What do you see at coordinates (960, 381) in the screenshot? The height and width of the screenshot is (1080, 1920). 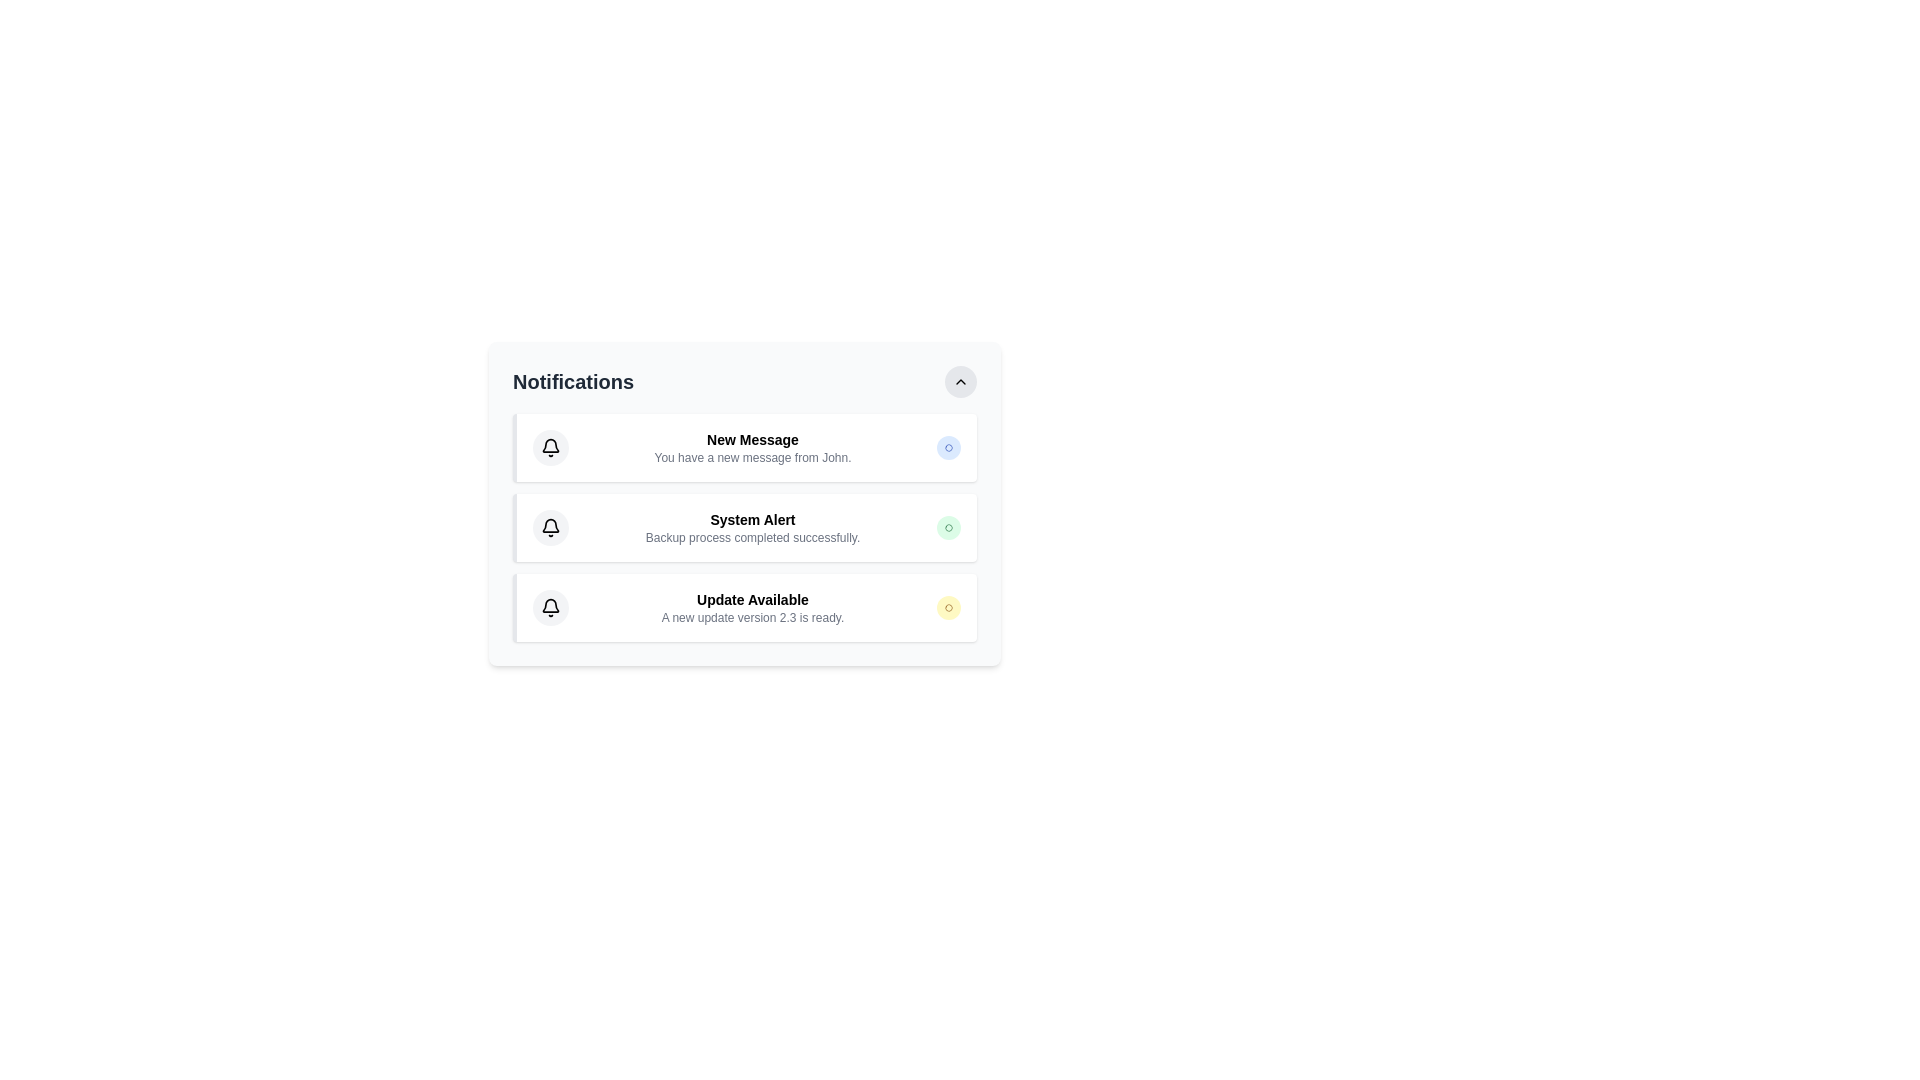 I see `the small, upward-facing chevron icon with a rounded border and gray background, located in the top right area of the interface adjacent to the 'Notifications' header` at bounding box center [960, 381].